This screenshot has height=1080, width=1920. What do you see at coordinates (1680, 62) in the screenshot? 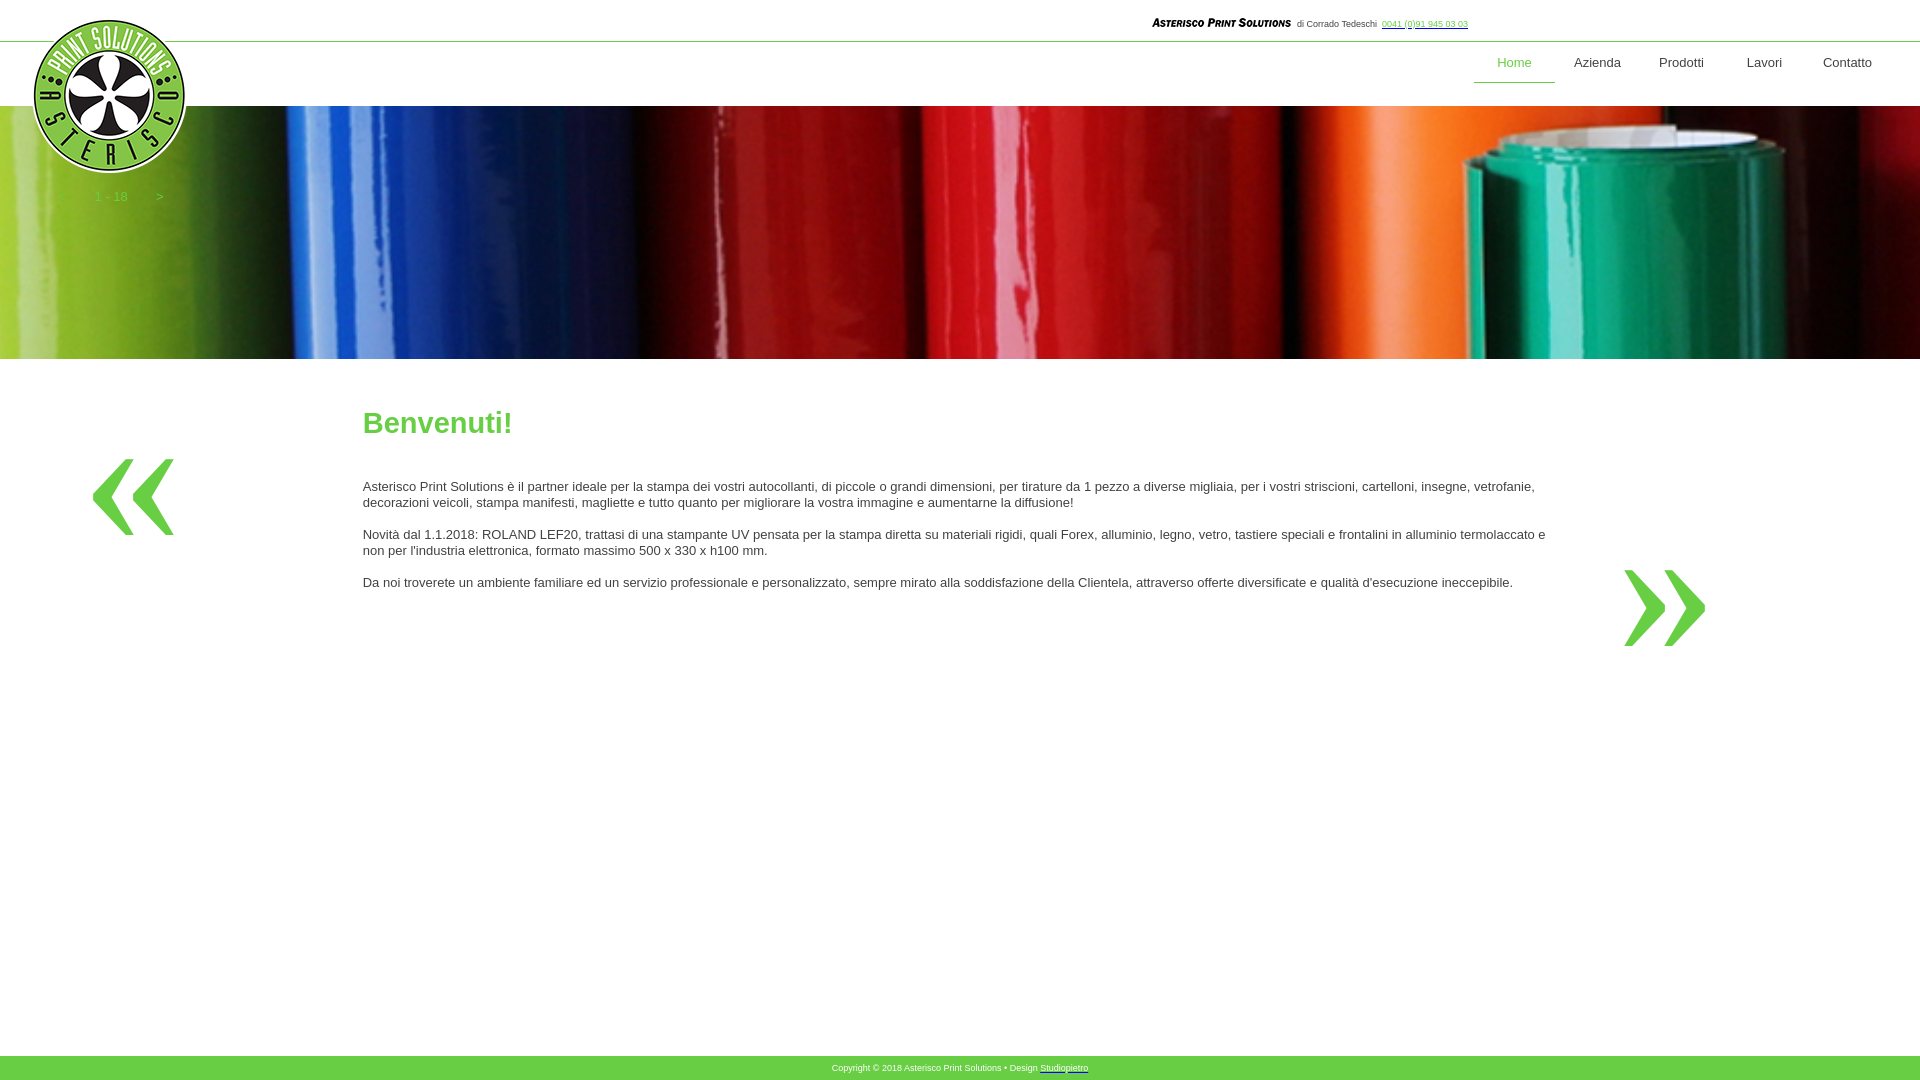
I see `'Prodotti'` at bounding box center [1680, 62].